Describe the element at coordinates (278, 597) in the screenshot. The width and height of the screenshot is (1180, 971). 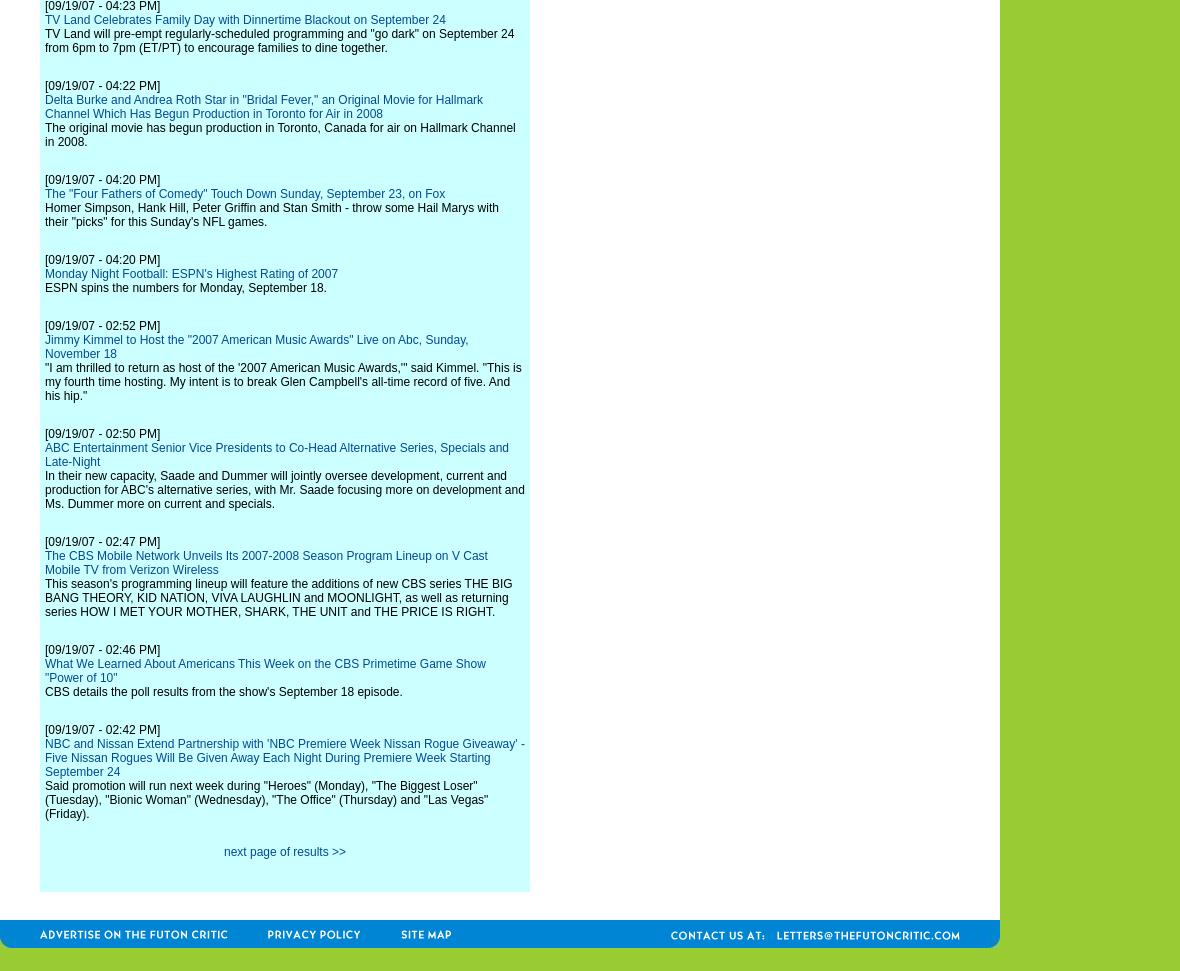
I see `'This season's programming lineup will feature the additions of new CBS series THE BIG BANG THEORY, KID NATION, VIVA LAUGHLIN and MOONLIGHT, as well as returning series HOW I MET YOUR MOTHER, SHARK, THE UNIT and THE PRICE IS RIGHT.'` at that location.